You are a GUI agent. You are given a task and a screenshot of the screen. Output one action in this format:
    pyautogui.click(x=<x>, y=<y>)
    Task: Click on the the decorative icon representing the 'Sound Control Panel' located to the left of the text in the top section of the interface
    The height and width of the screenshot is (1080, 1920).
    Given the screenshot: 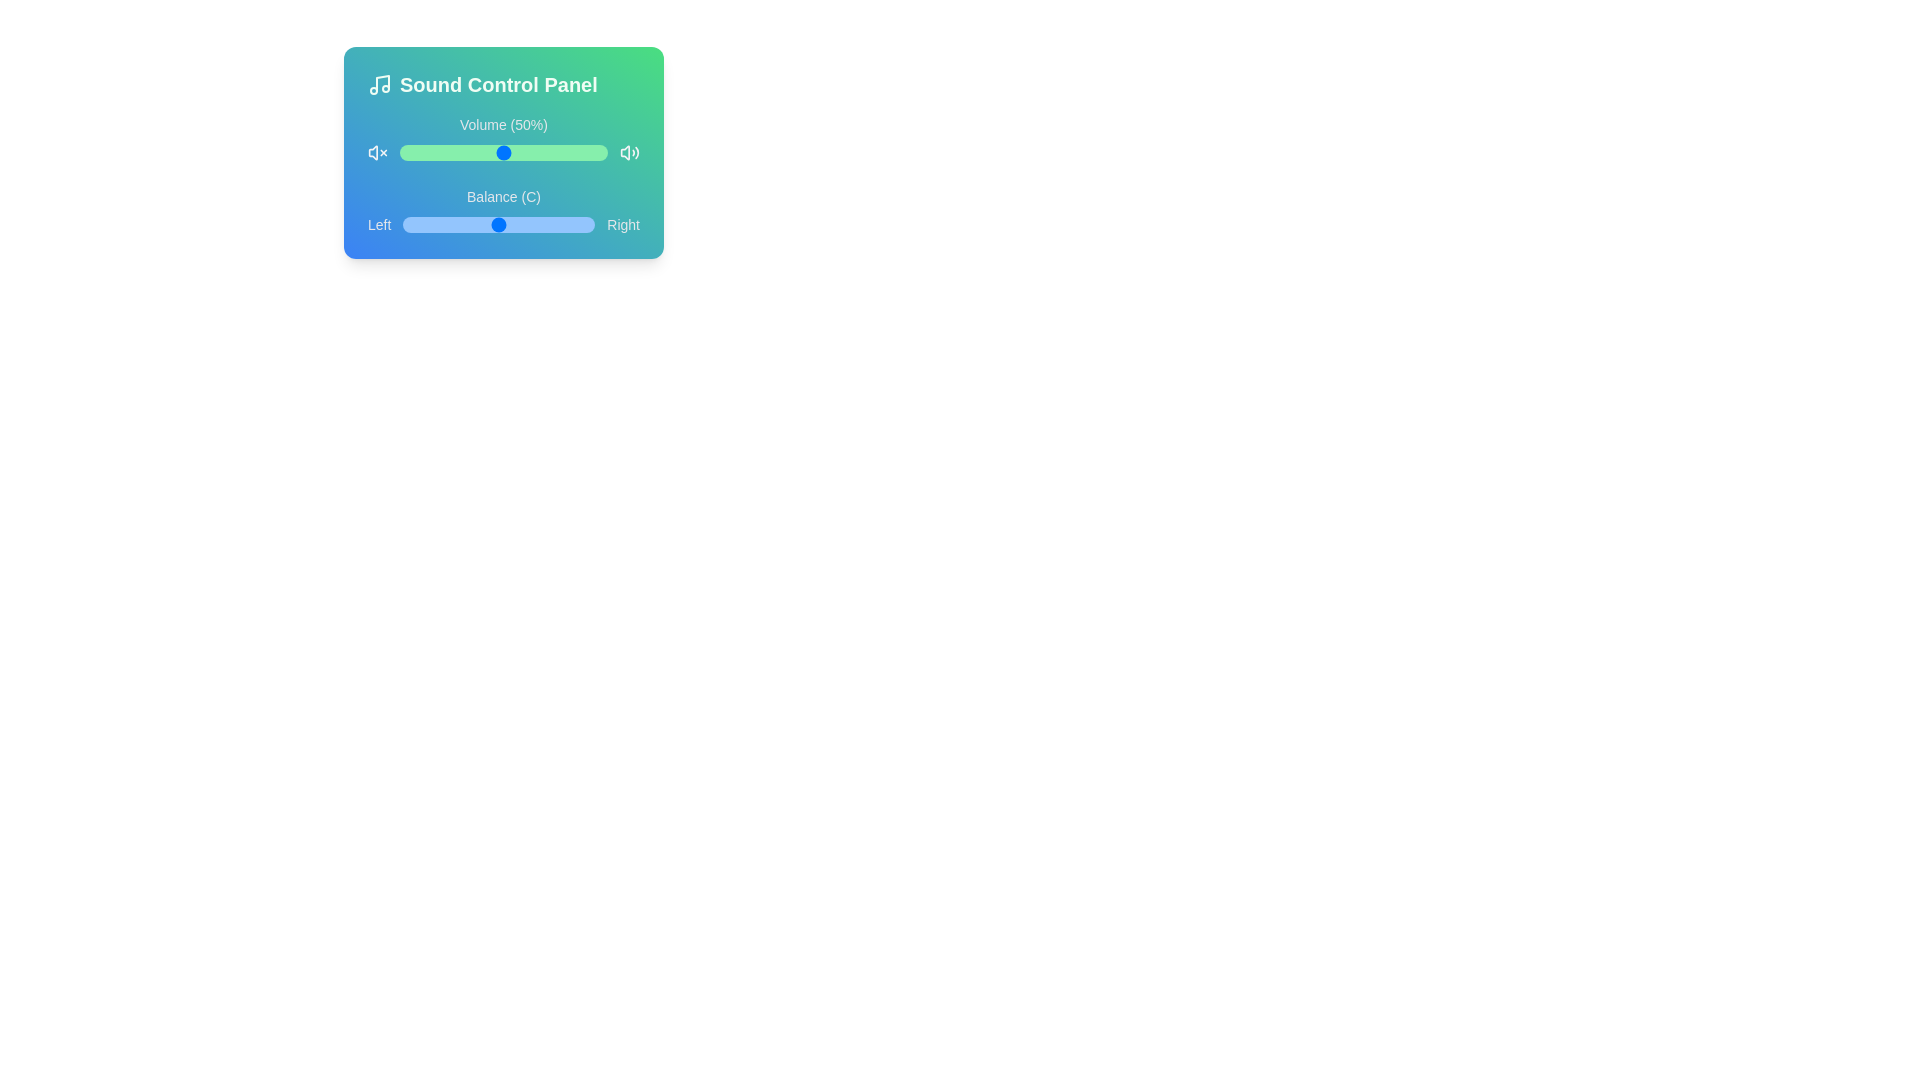 What is the action you would take?
    pyautogui.click(x=379, y=83)
    